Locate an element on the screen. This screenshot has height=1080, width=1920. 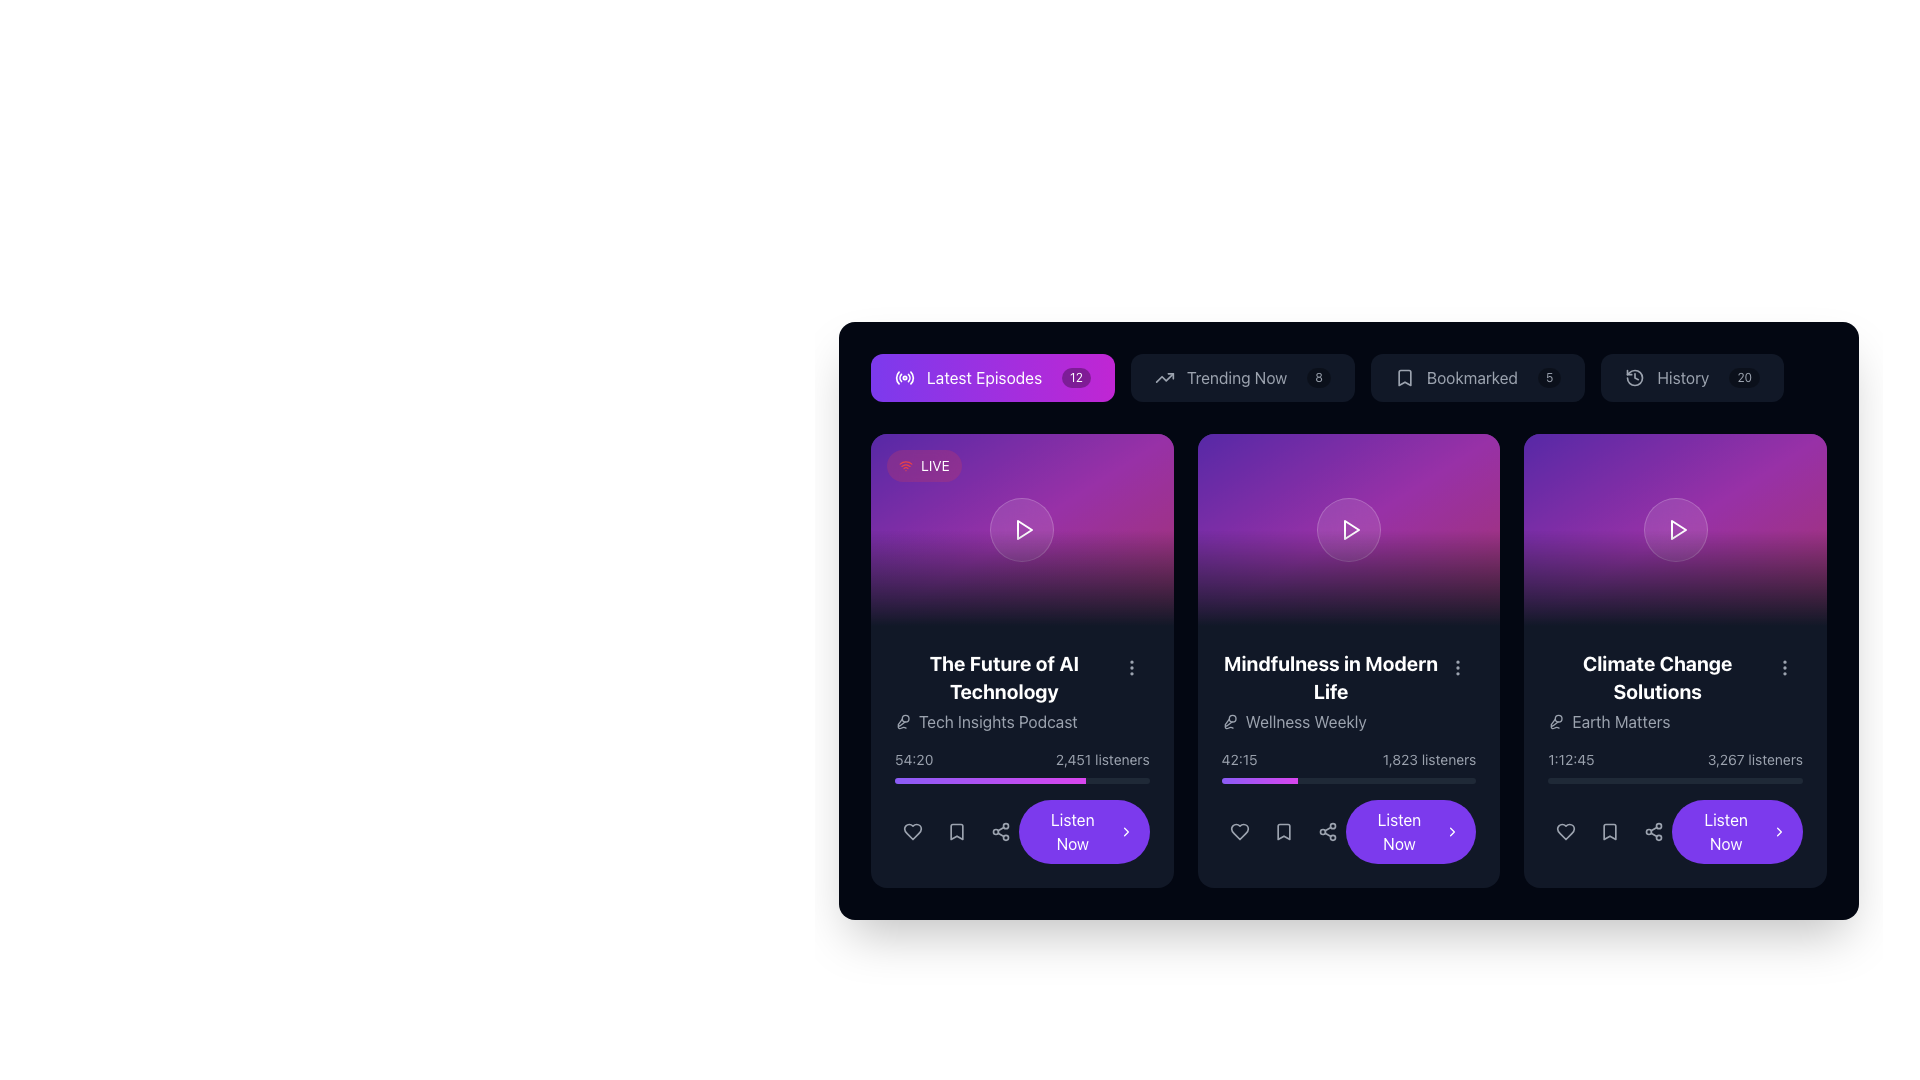
text displayed on the Label located at the bottom section of the 'Climate Change Solutions' card, which provides playback duration and listener count is located at coordinates (1675, 805).